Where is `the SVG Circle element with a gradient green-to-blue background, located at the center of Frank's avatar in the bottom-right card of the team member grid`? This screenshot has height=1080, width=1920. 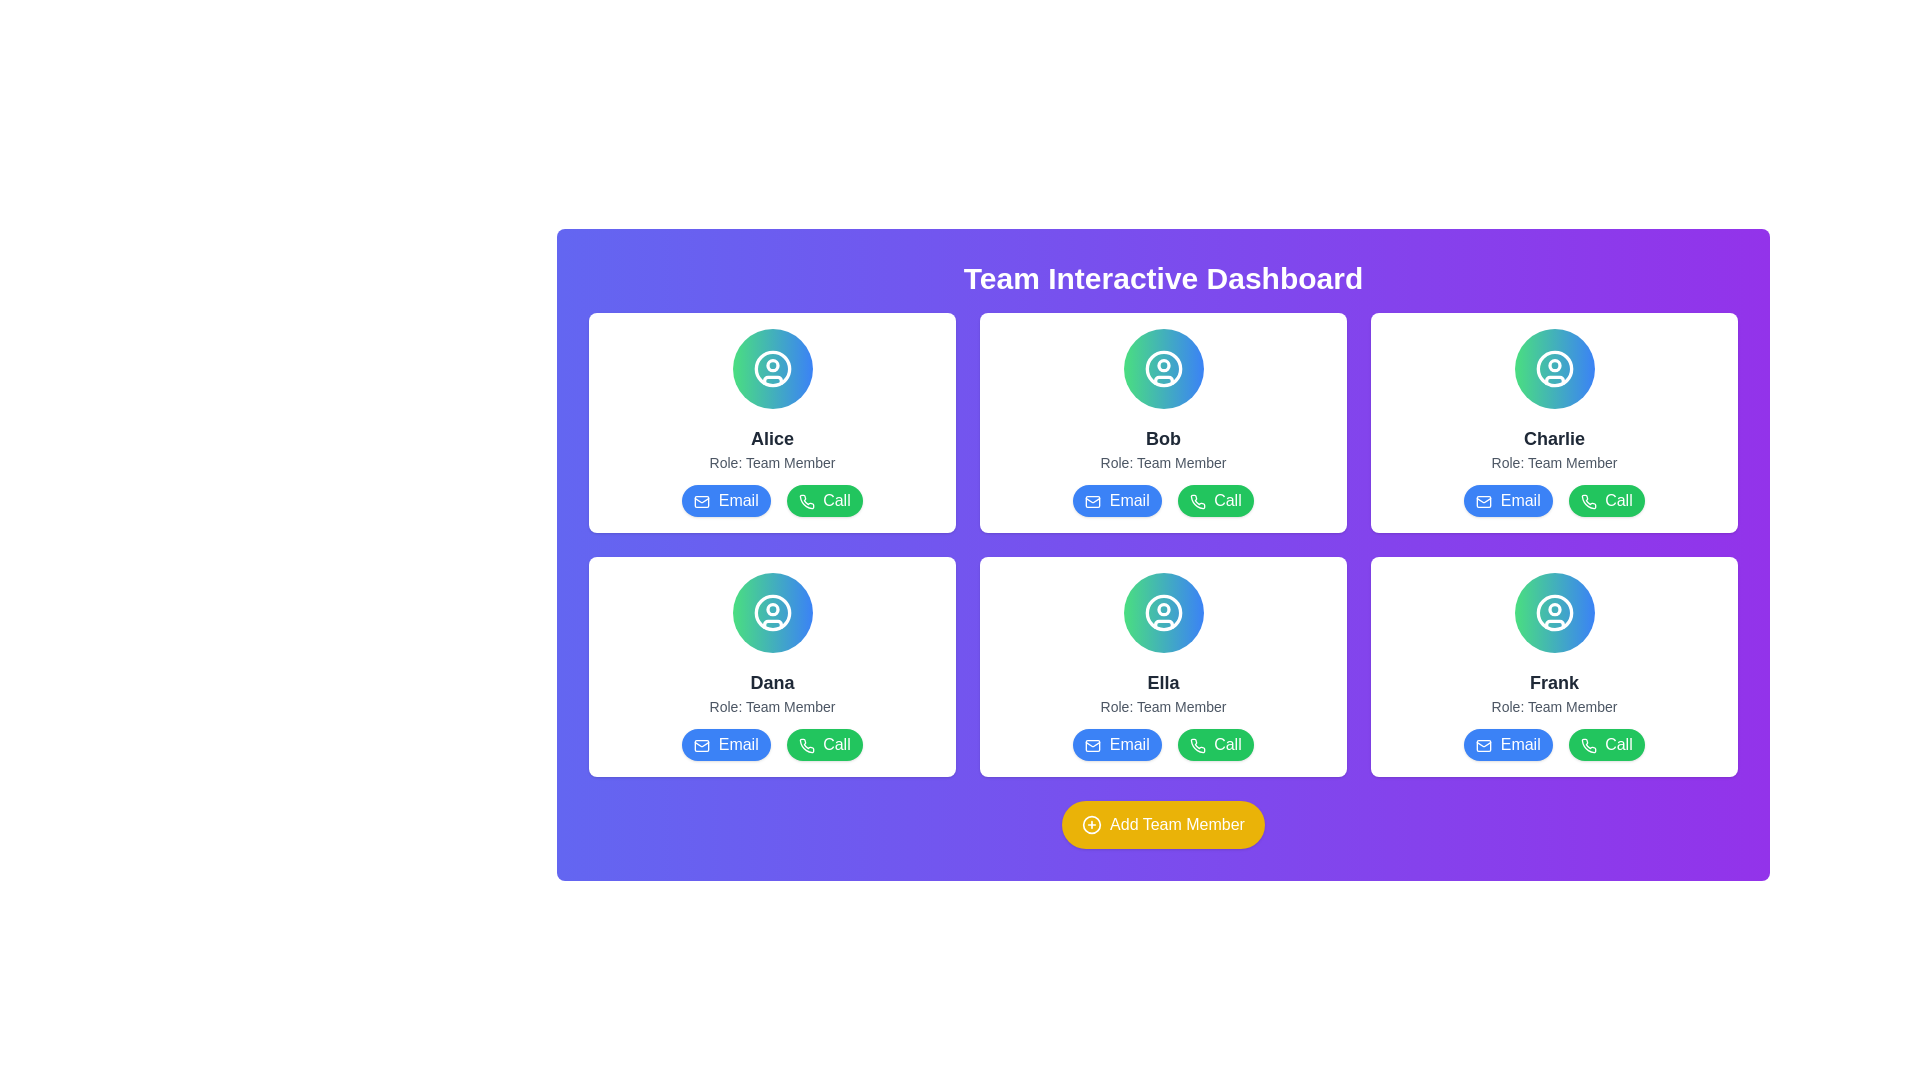 the SVG Circle element with a gradient green-to-blue background, located at the center of Frank's avatar in the bottom-right card of the team member grid is located at coordinates (1553, 612).